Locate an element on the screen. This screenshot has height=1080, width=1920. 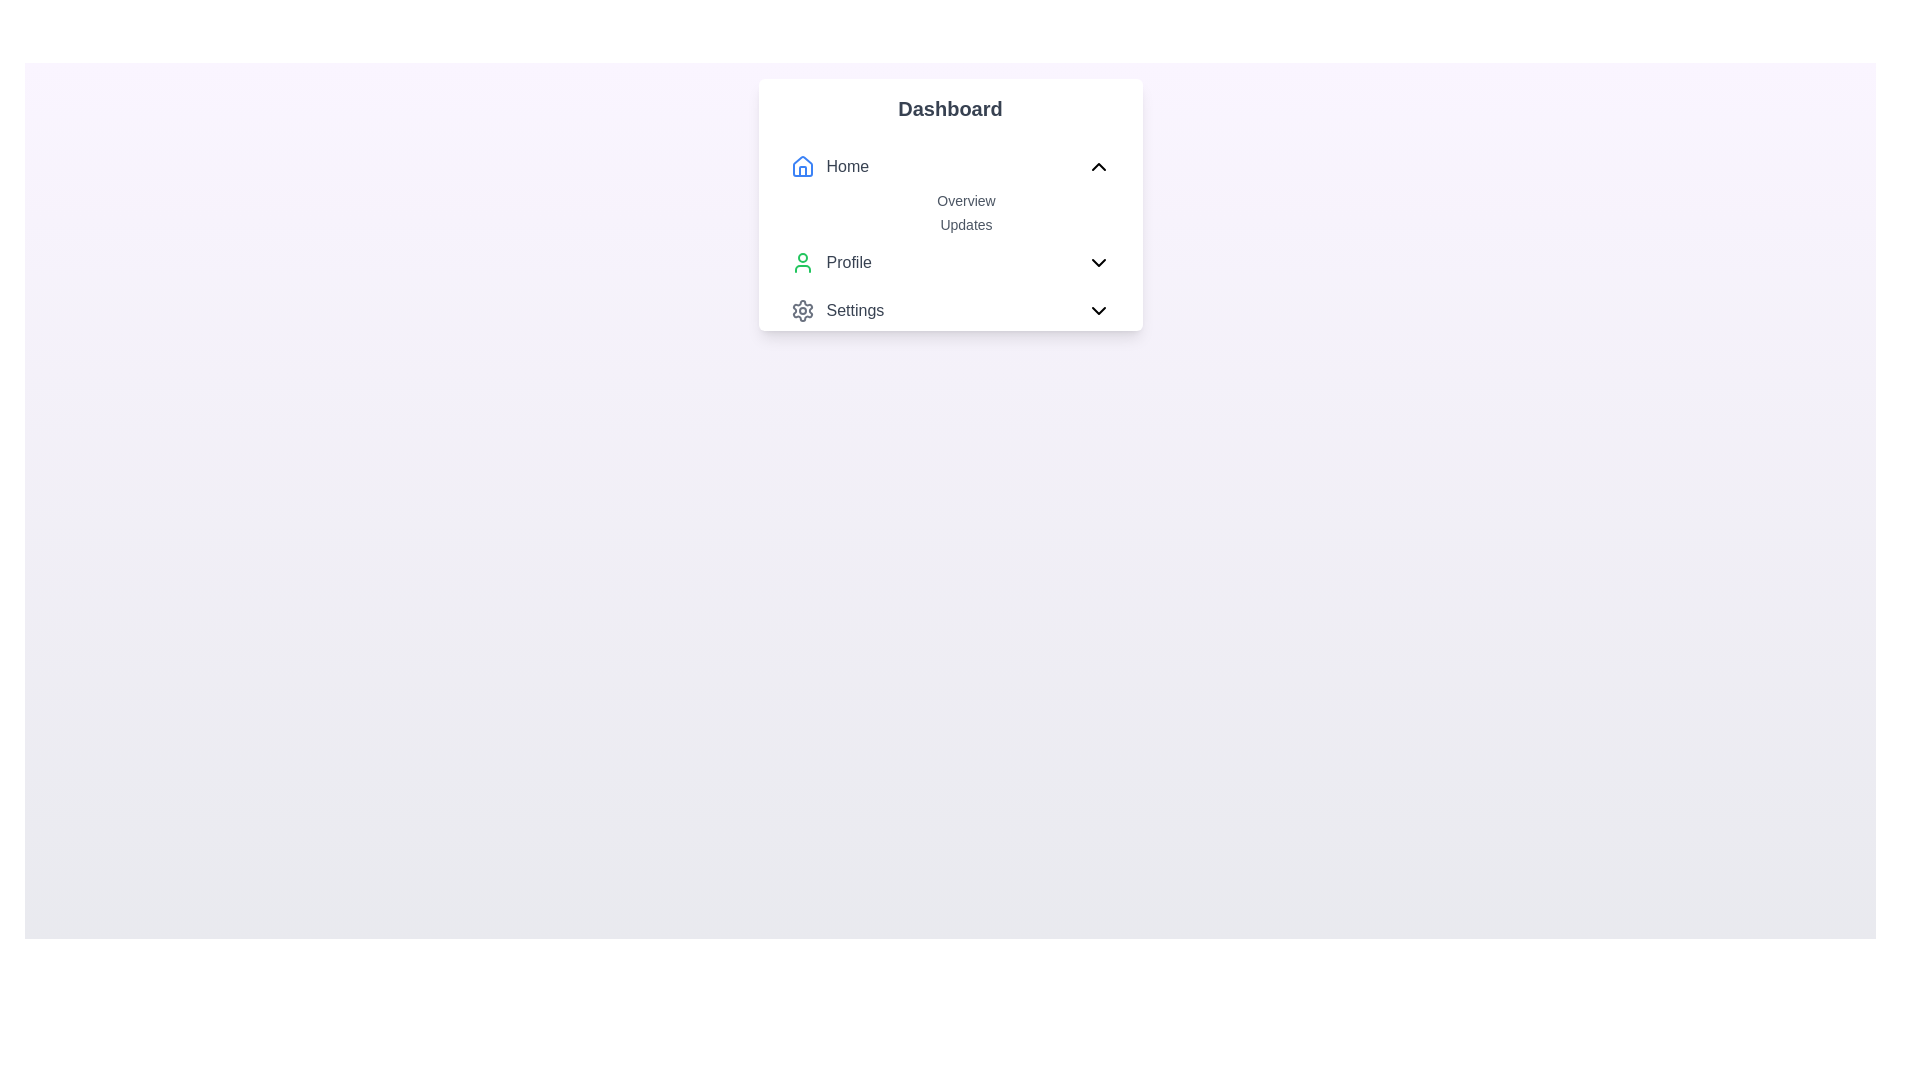
the 'Profile' text label in the menu, which is the second item below 'Home' and above 'Settings' is located at coordinates (849, 261).